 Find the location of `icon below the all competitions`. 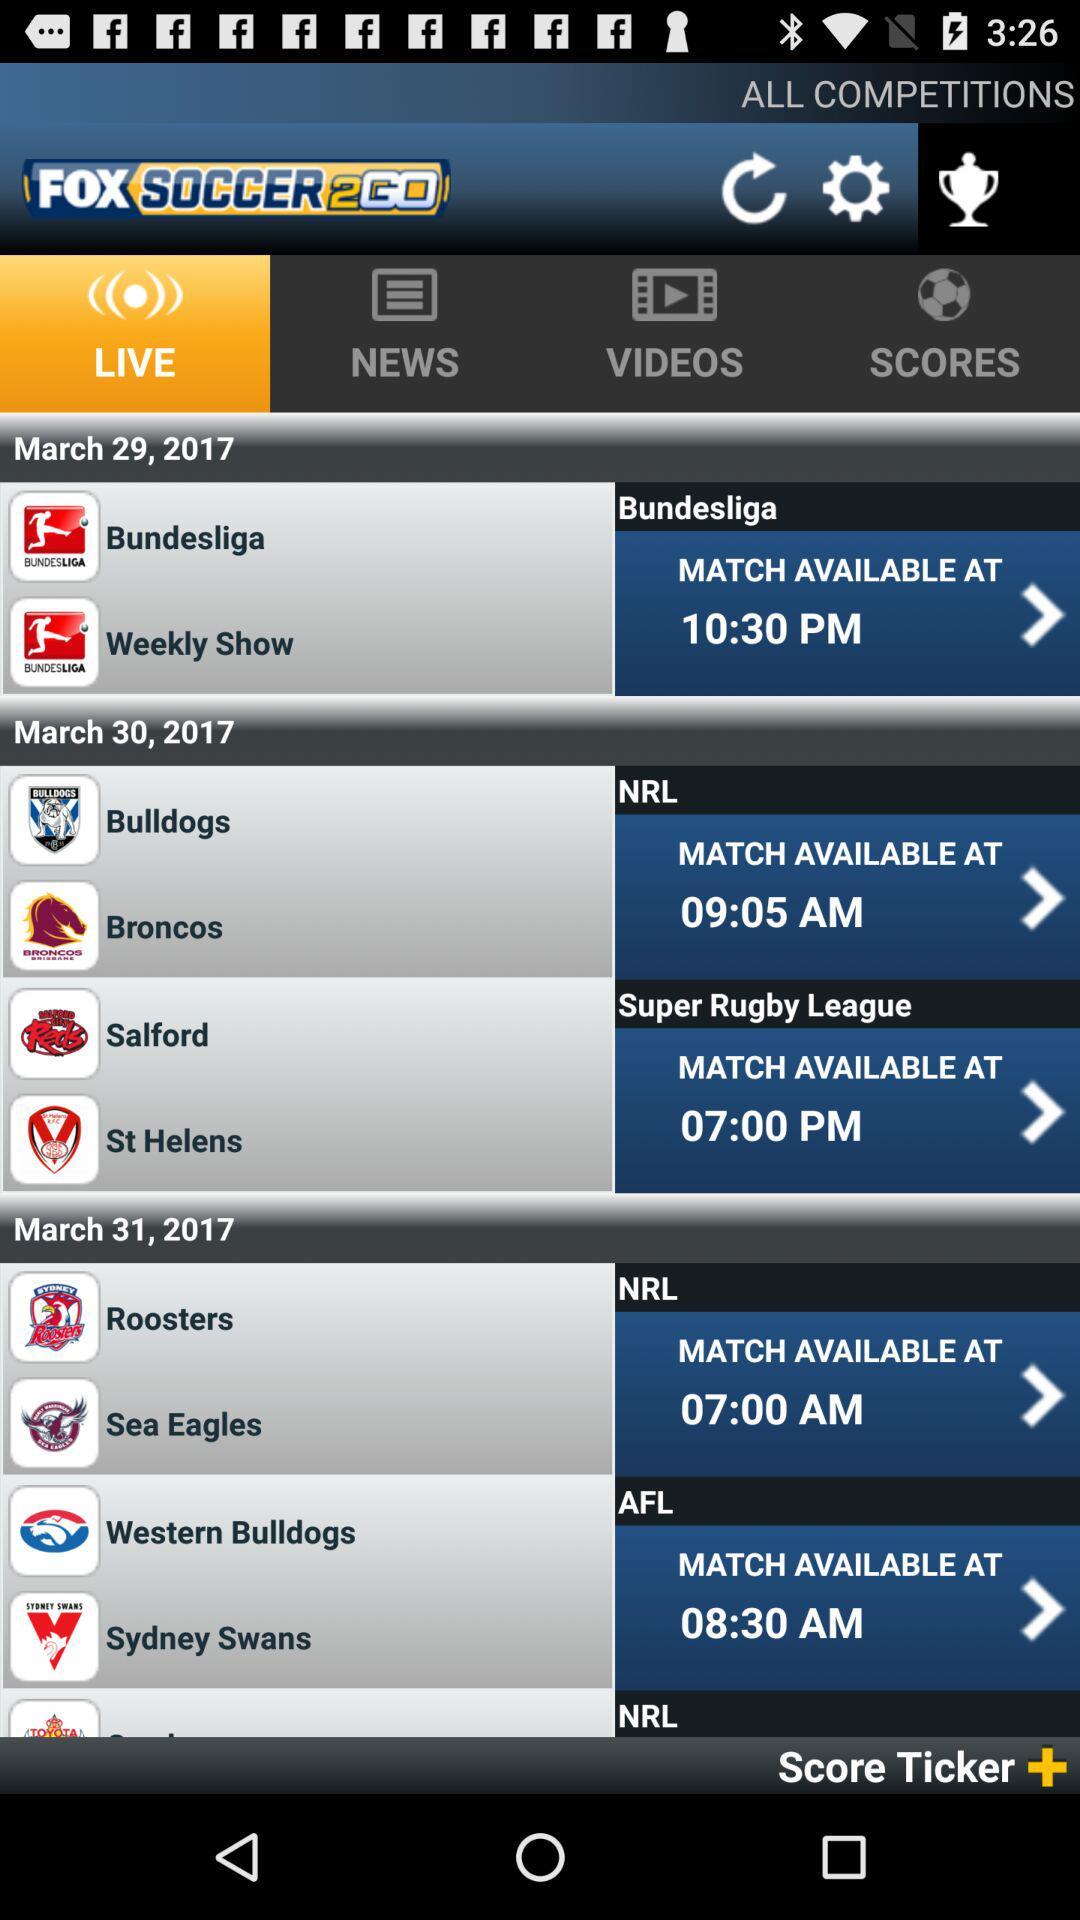

icon below the all competitions is located at coordinates (755, 188).